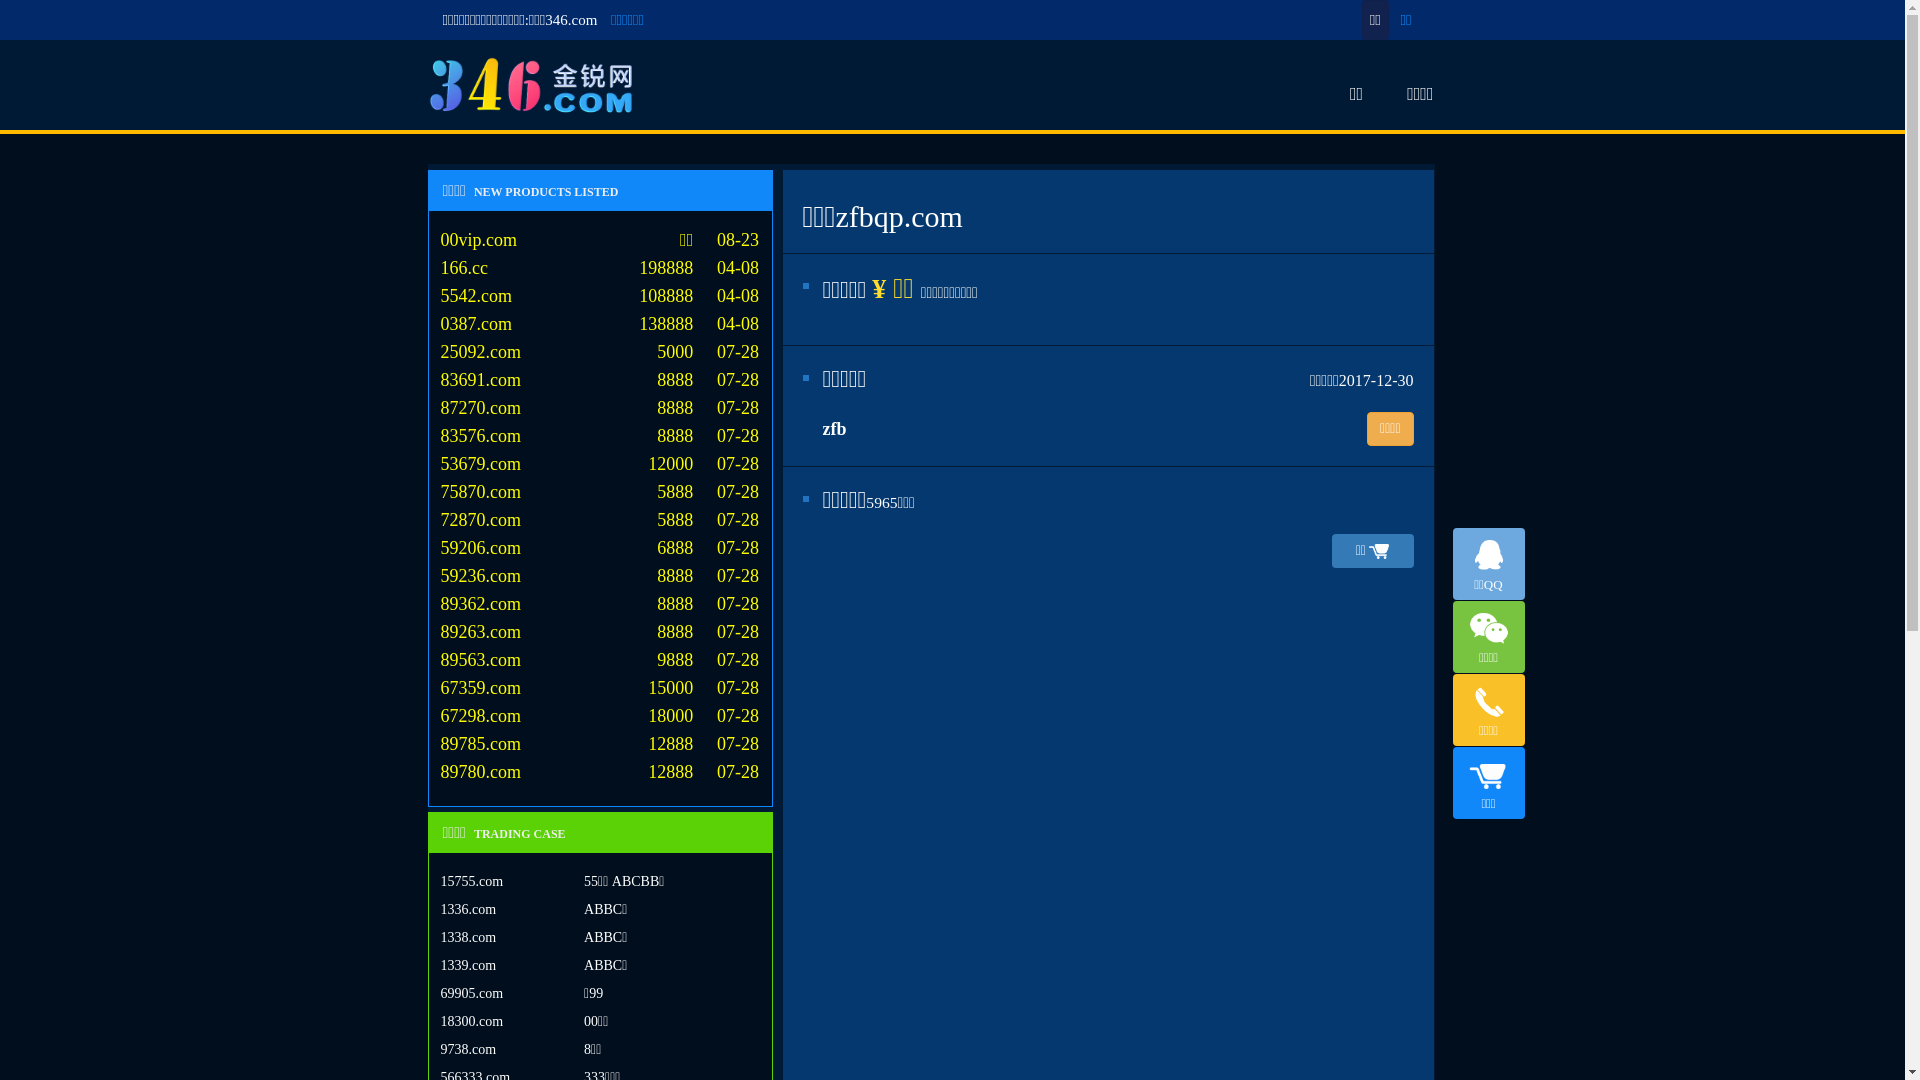 This screenshot has width=1920, height=1080. Describe the element at coordinates (598, 276) in the screenshot. I see `'166.cc 198888 04-08'` at that location.